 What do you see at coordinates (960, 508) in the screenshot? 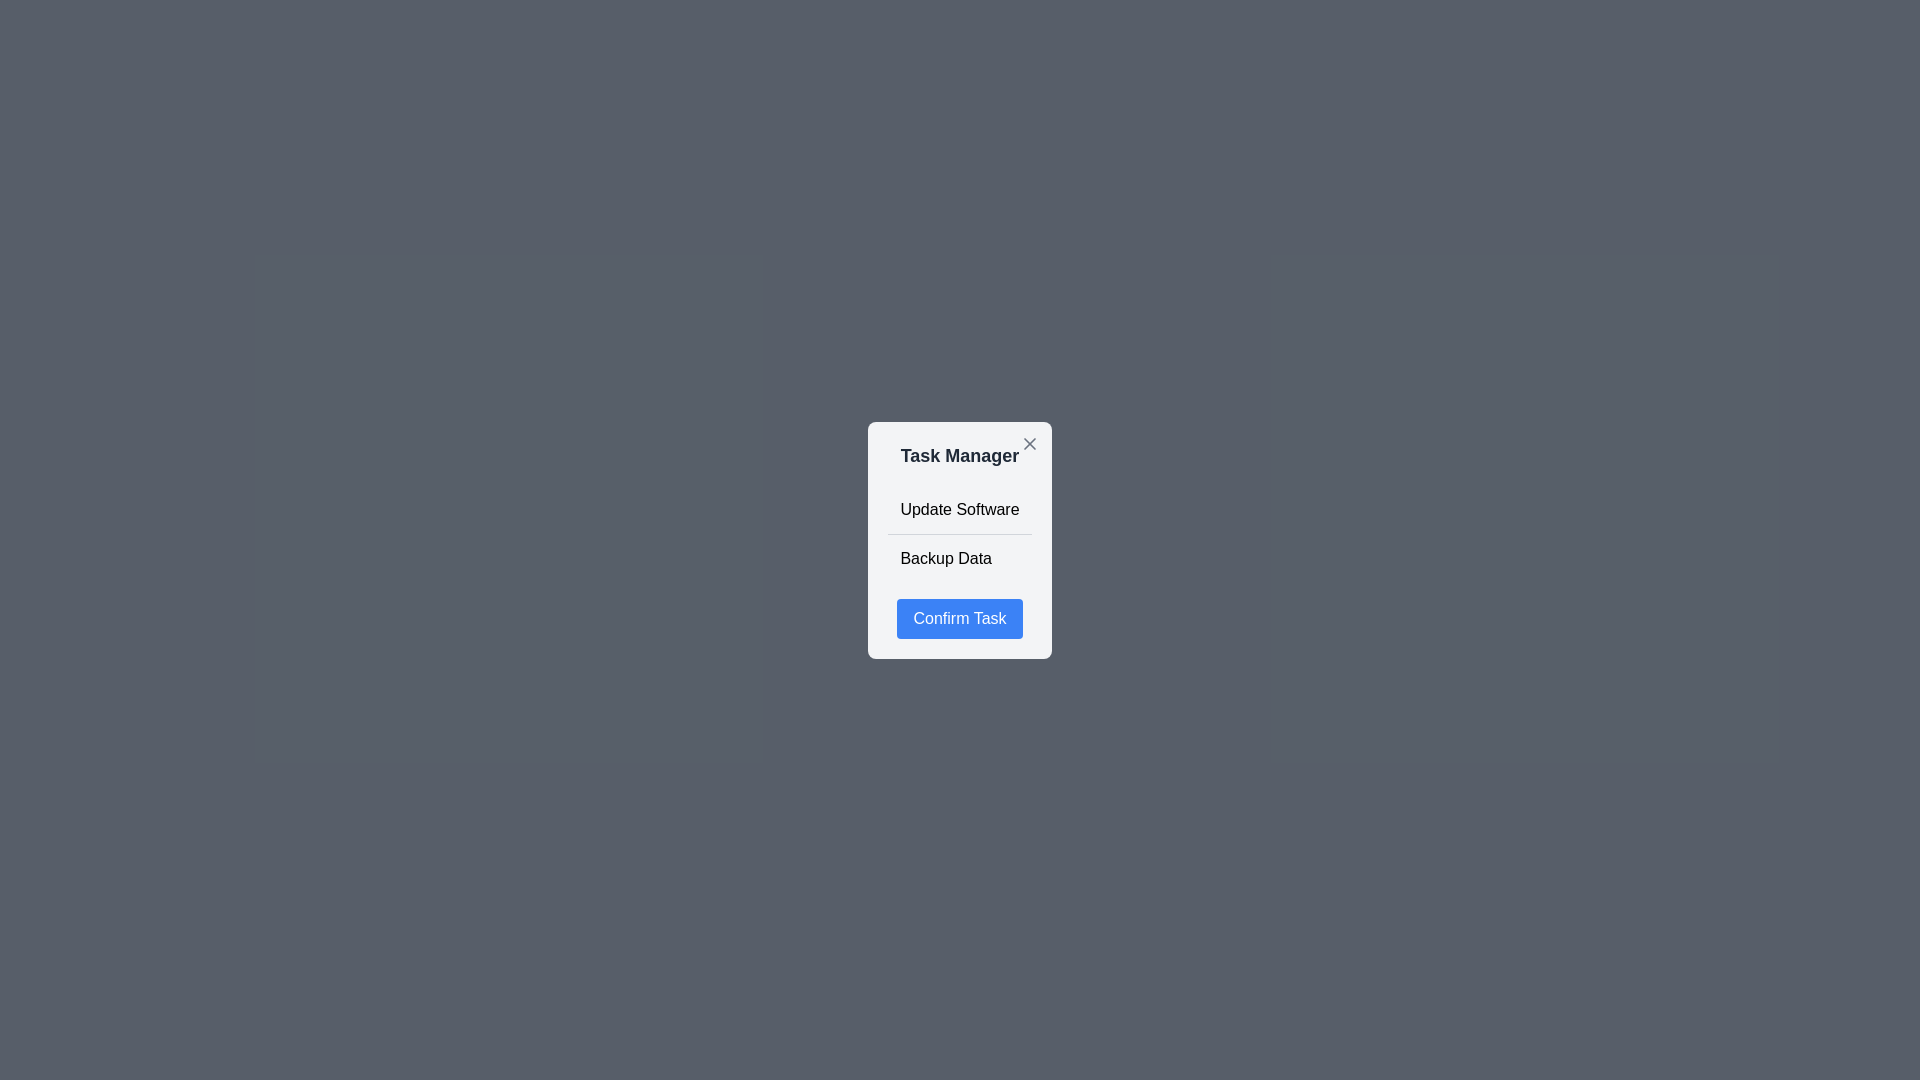
I see `the task Update Software from the list` at bounding box center [960, 508].